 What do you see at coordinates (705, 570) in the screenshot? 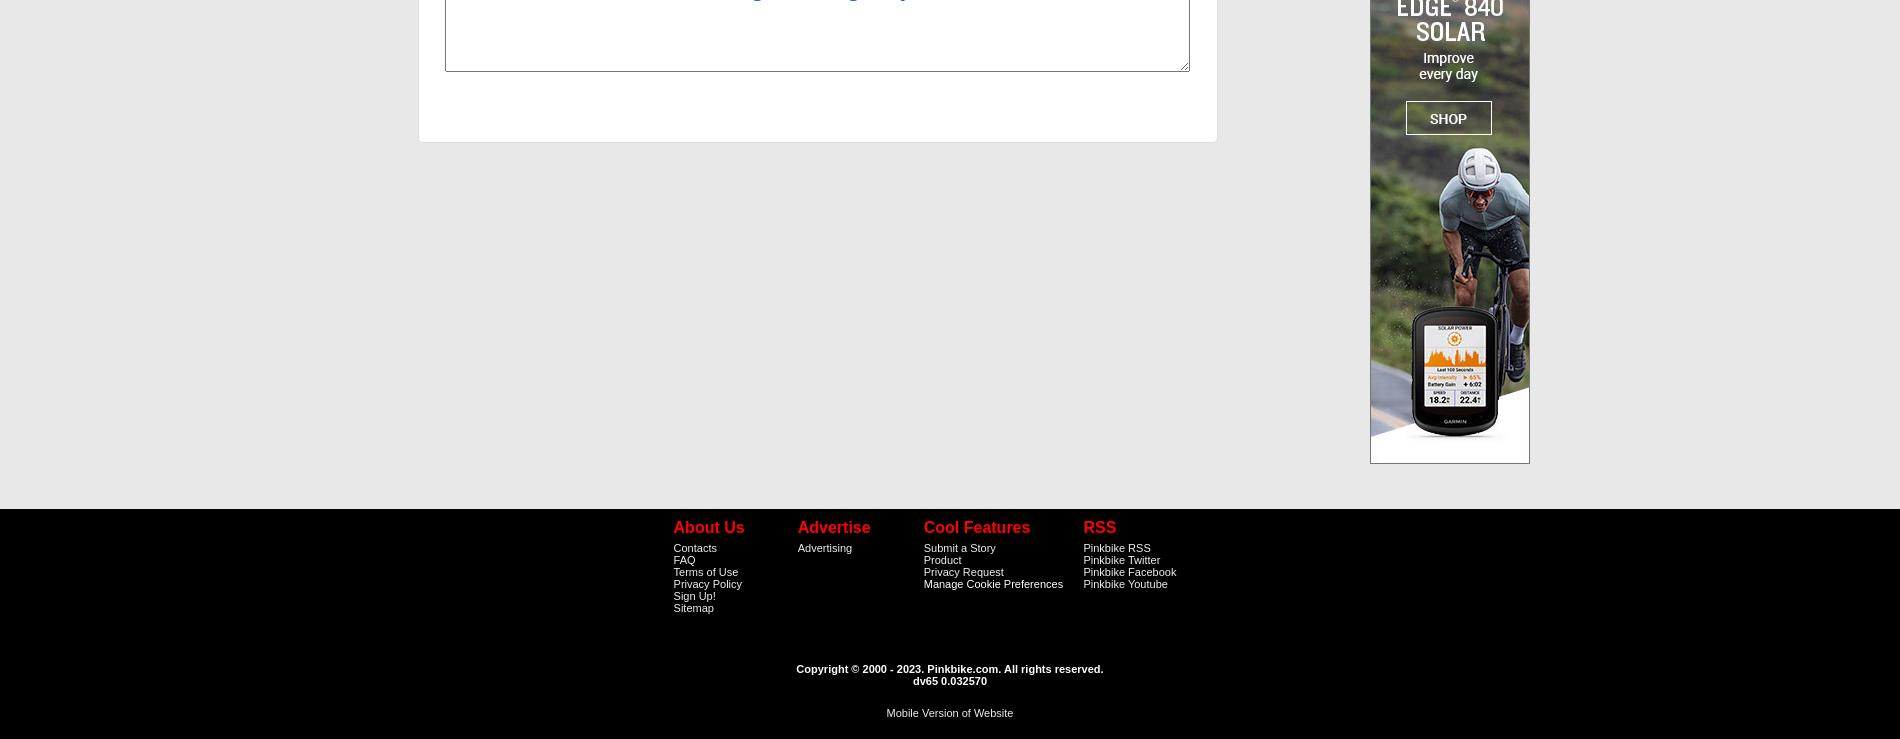
I see `'Terms of Use'` at bounding box center [705, 570].